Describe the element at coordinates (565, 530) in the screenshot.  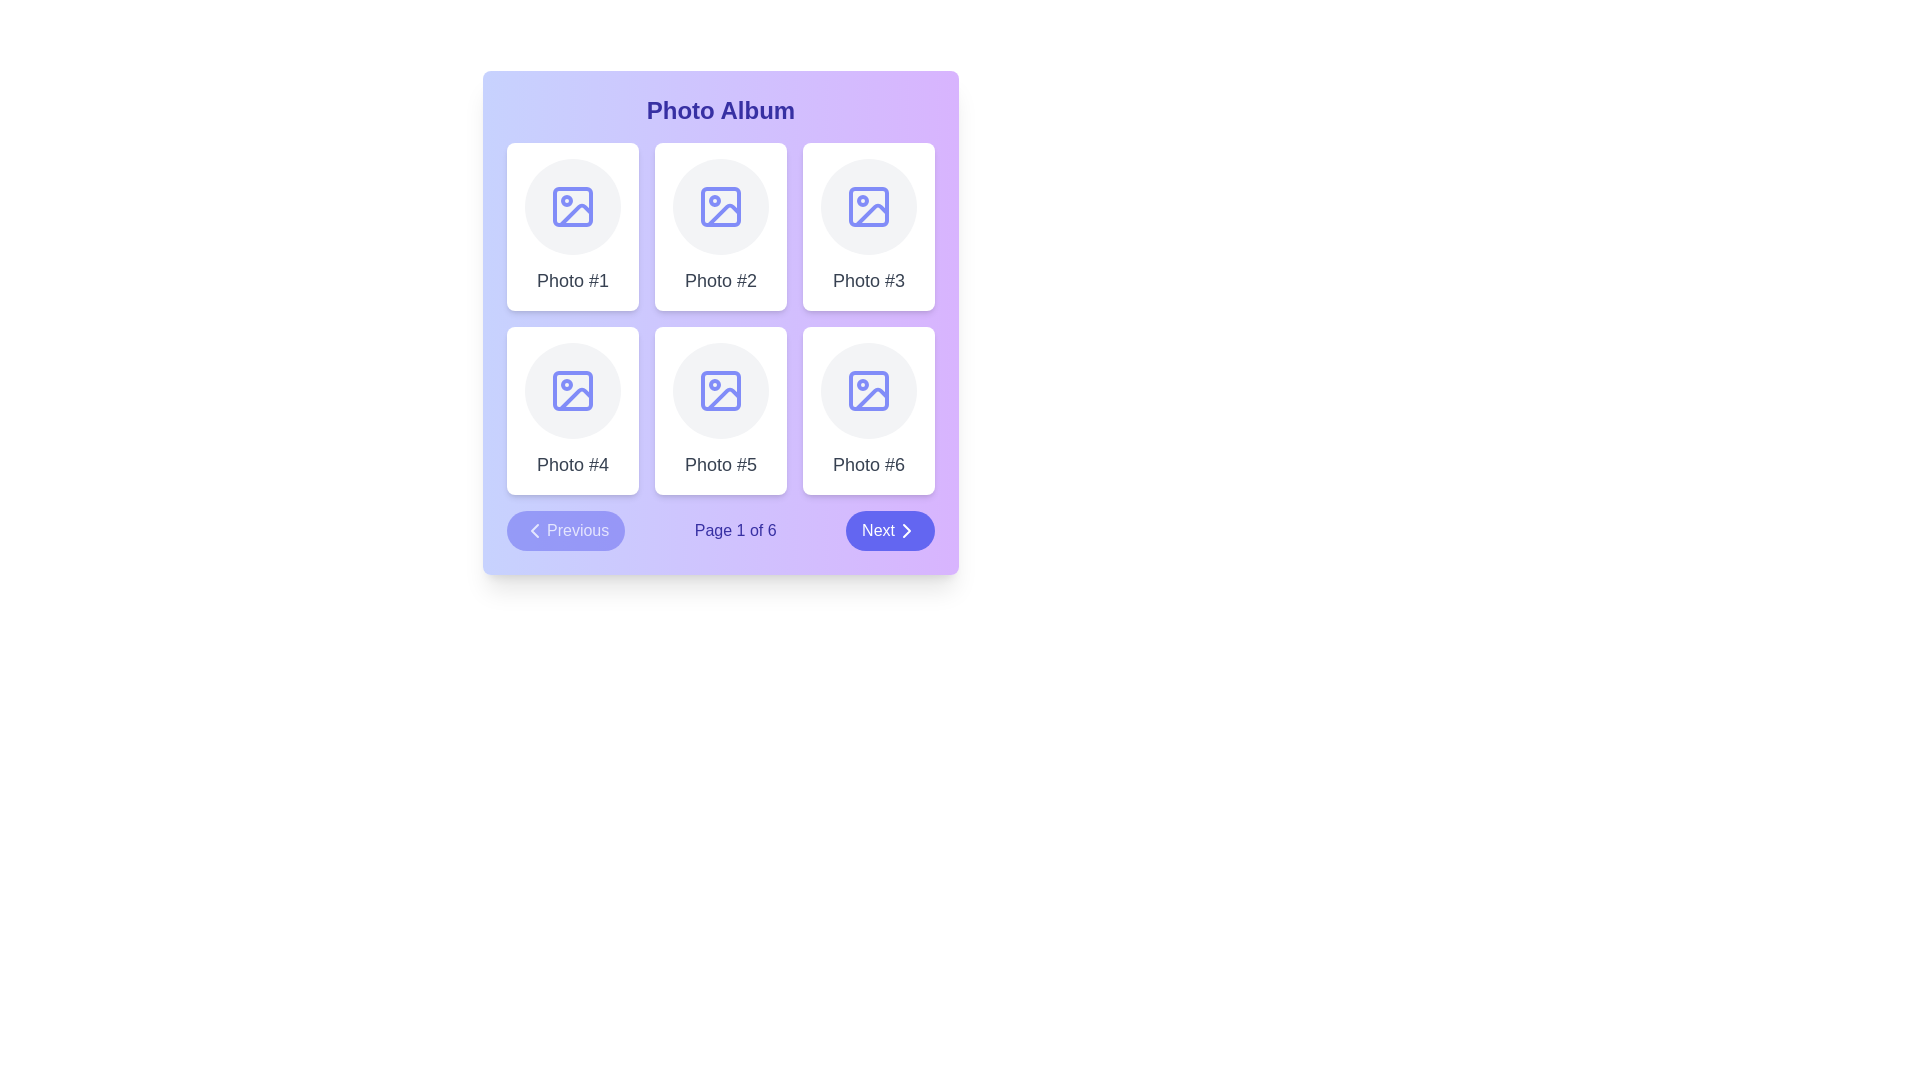
I see `the 'Previous' button, which is a rounded purple button with white text and a left-arrow icon, located in the navigation bar at the bottom of the main content area` at that location.